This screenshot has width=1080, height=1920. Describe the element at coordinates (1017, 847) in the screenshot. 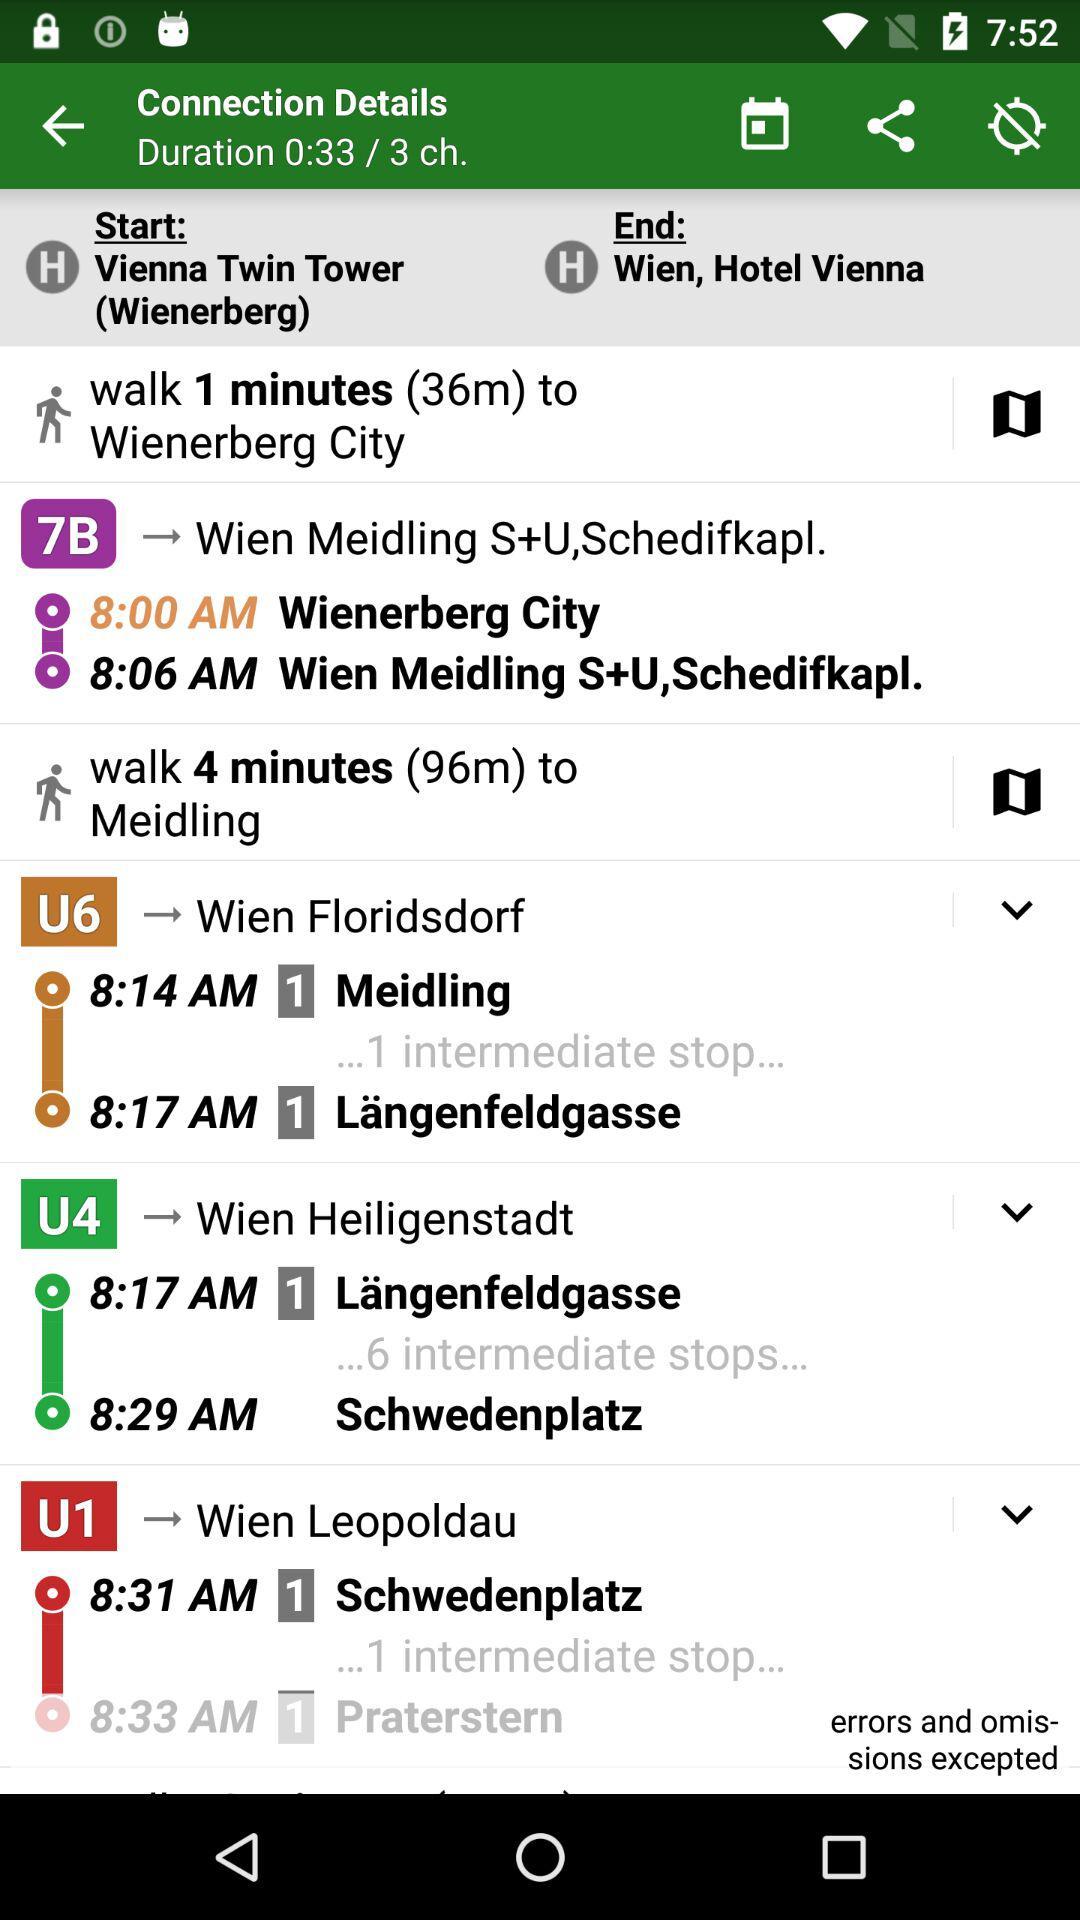

I see `the book icon` at that location.